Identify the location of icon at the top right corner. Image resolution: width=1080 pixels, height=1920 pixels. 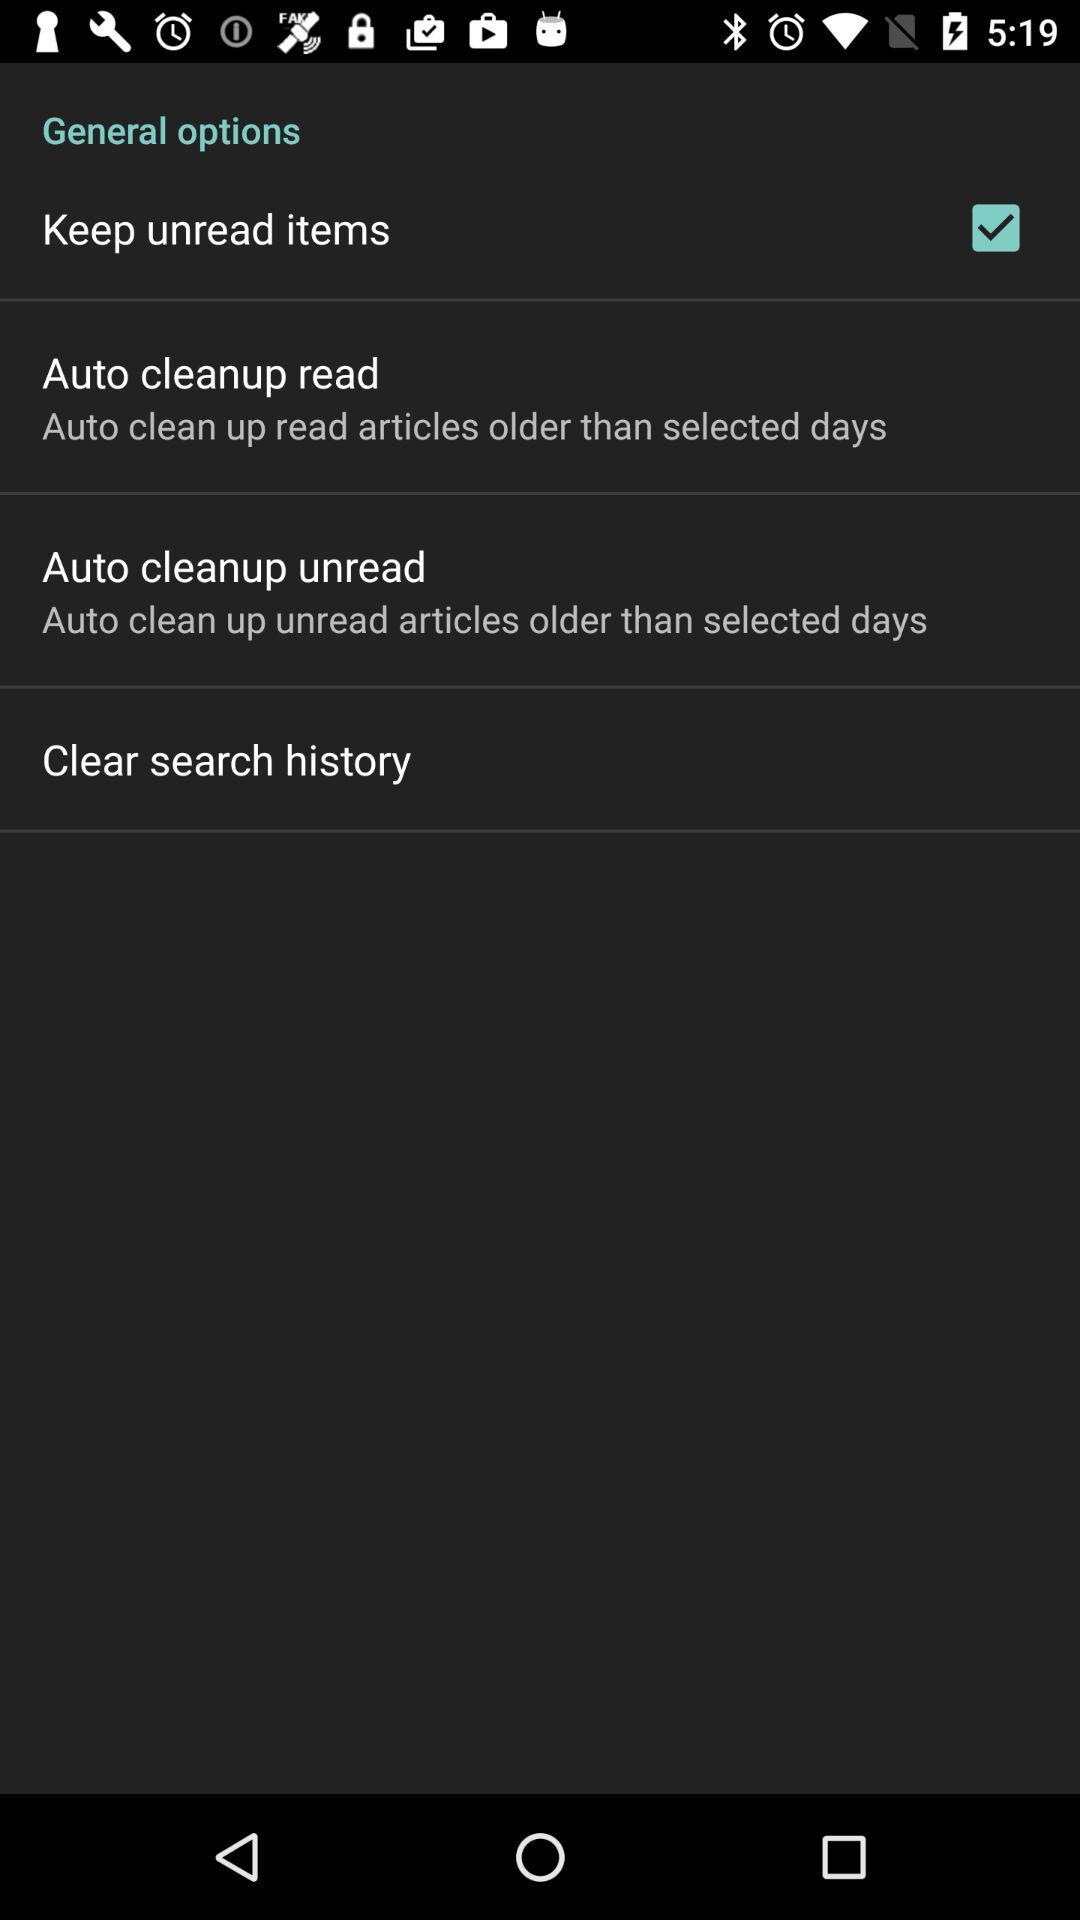
(995, 227).